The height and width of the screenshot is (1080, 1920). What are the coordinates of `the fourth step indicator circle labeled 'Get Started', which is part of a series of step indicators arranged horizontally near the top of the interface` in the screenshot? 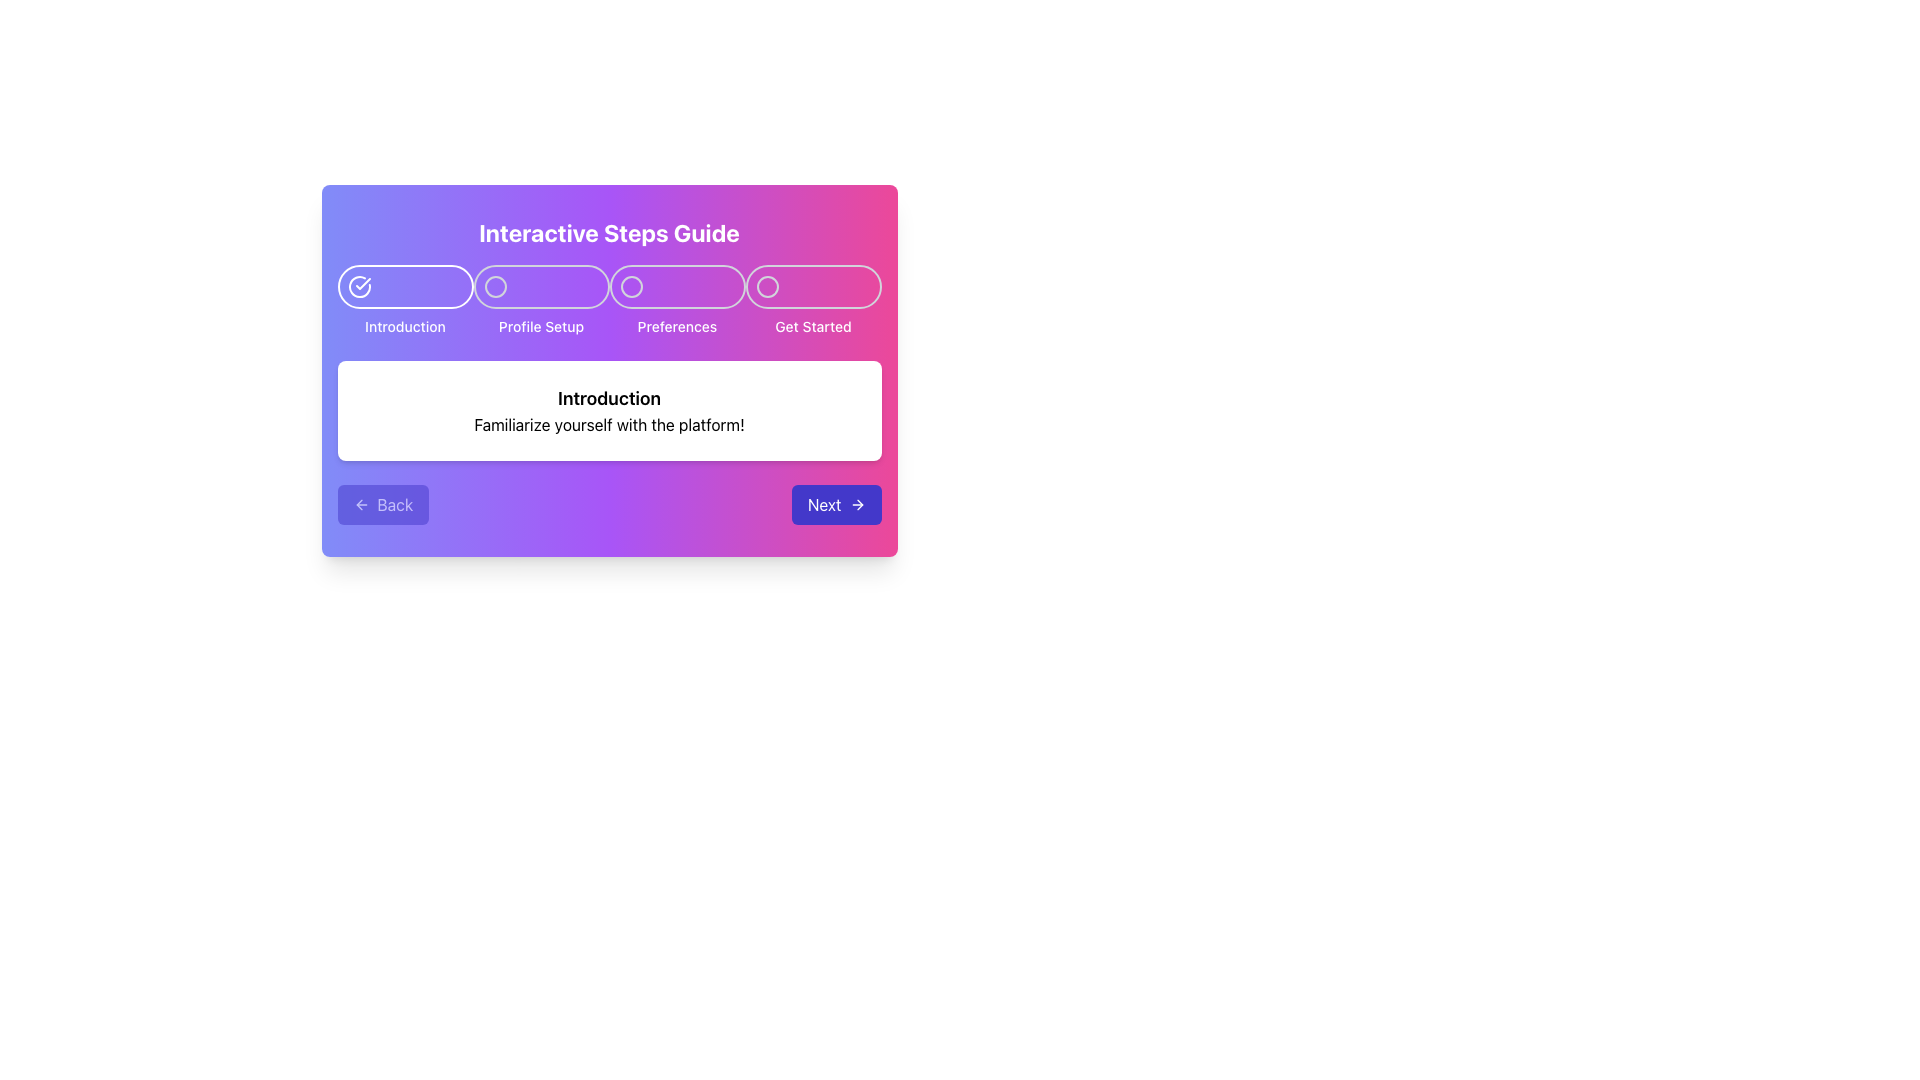 It's located at (766, 286).